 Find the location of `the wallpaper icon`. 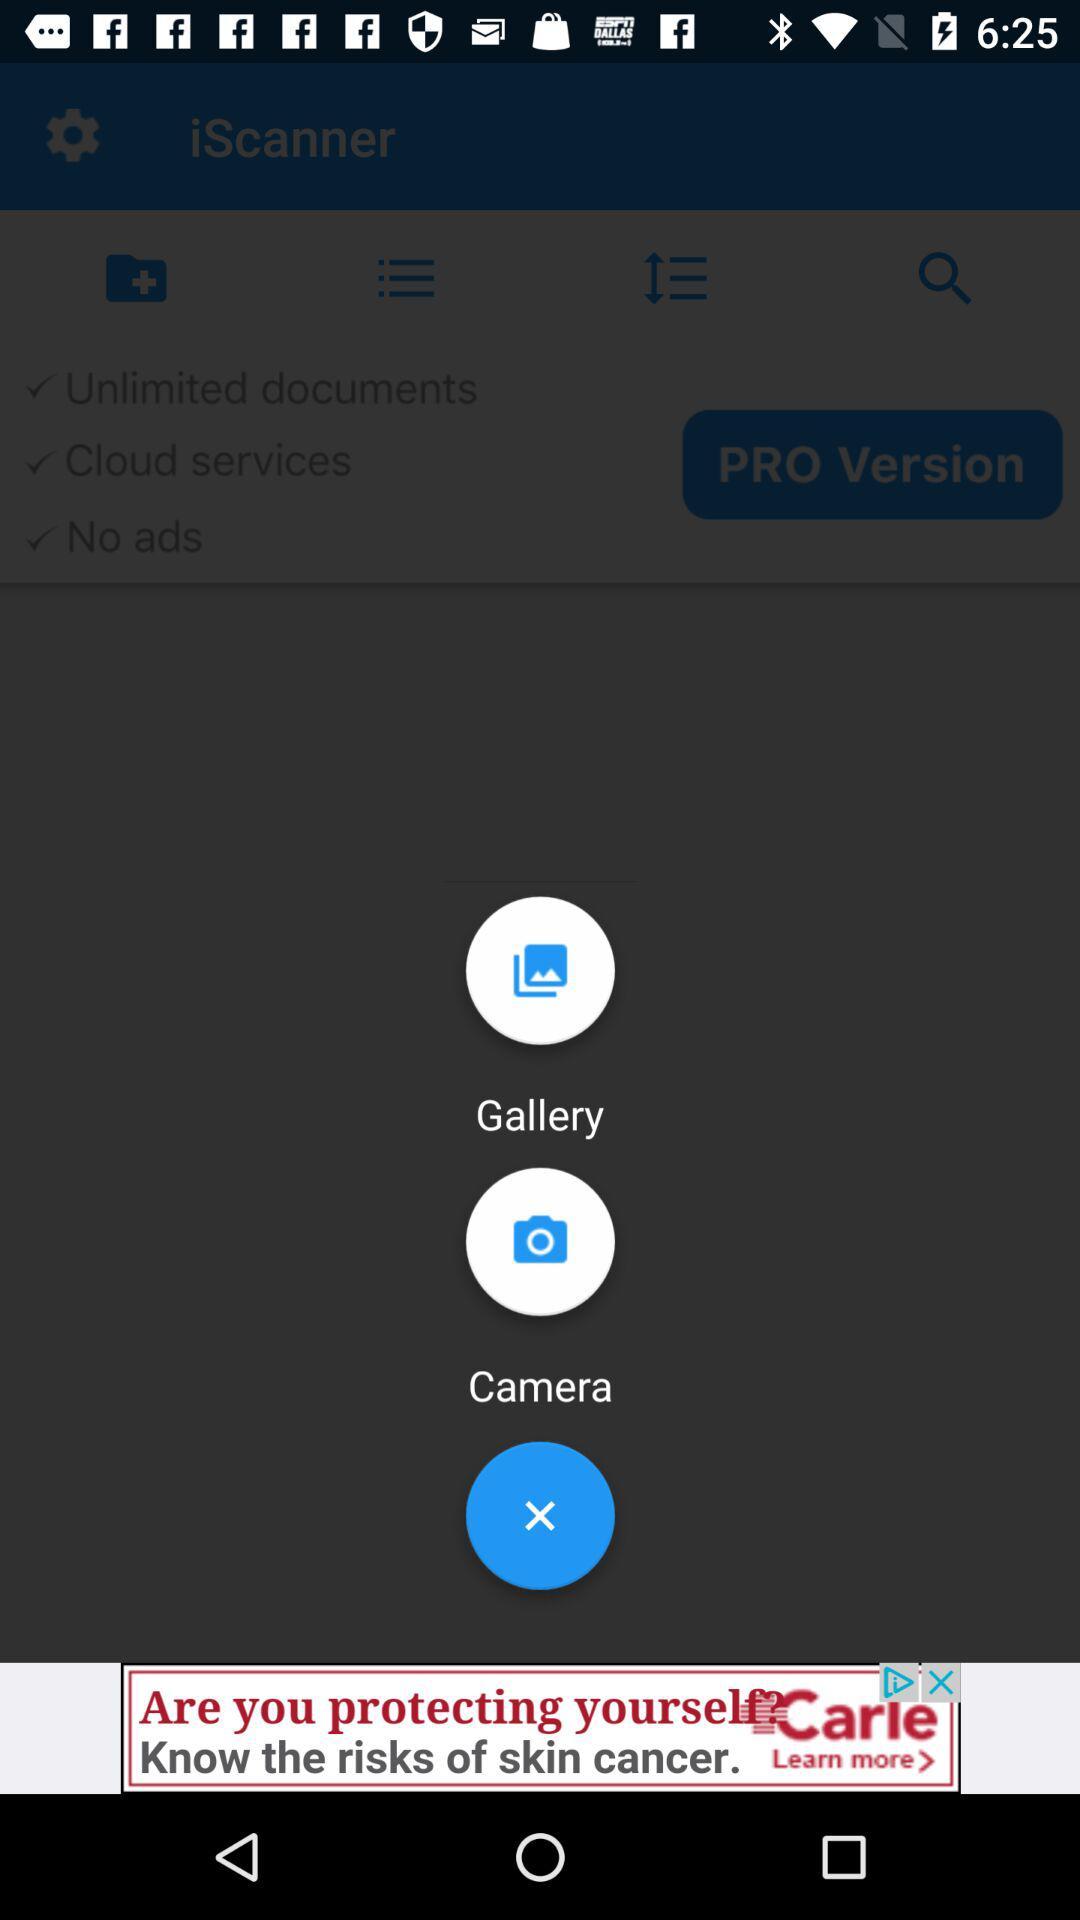

the wallpaper icon is located at coordinates (540, 979).